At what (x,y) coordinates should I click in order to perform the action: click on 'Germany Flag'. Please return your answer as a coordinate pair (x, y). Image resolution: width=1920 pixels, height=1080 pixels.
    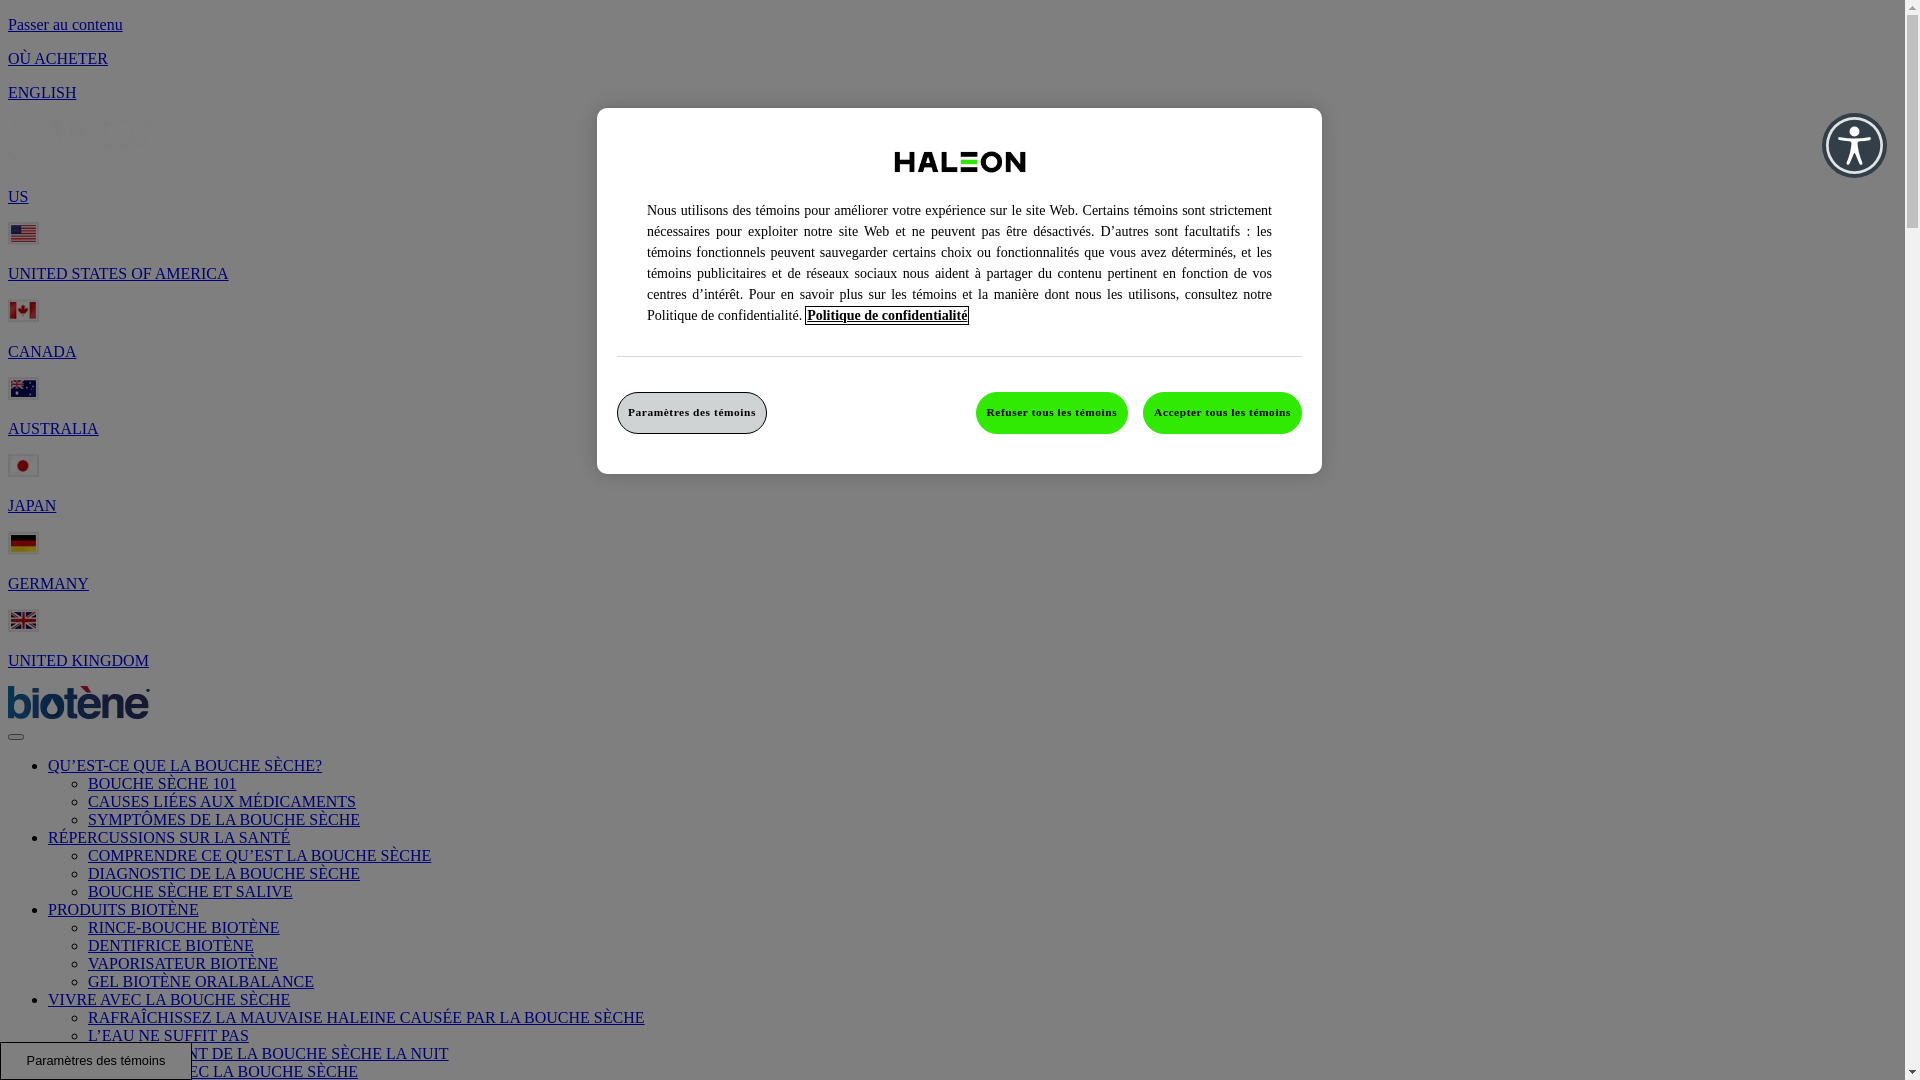
    Looking at the image, I should click on (23, 543).